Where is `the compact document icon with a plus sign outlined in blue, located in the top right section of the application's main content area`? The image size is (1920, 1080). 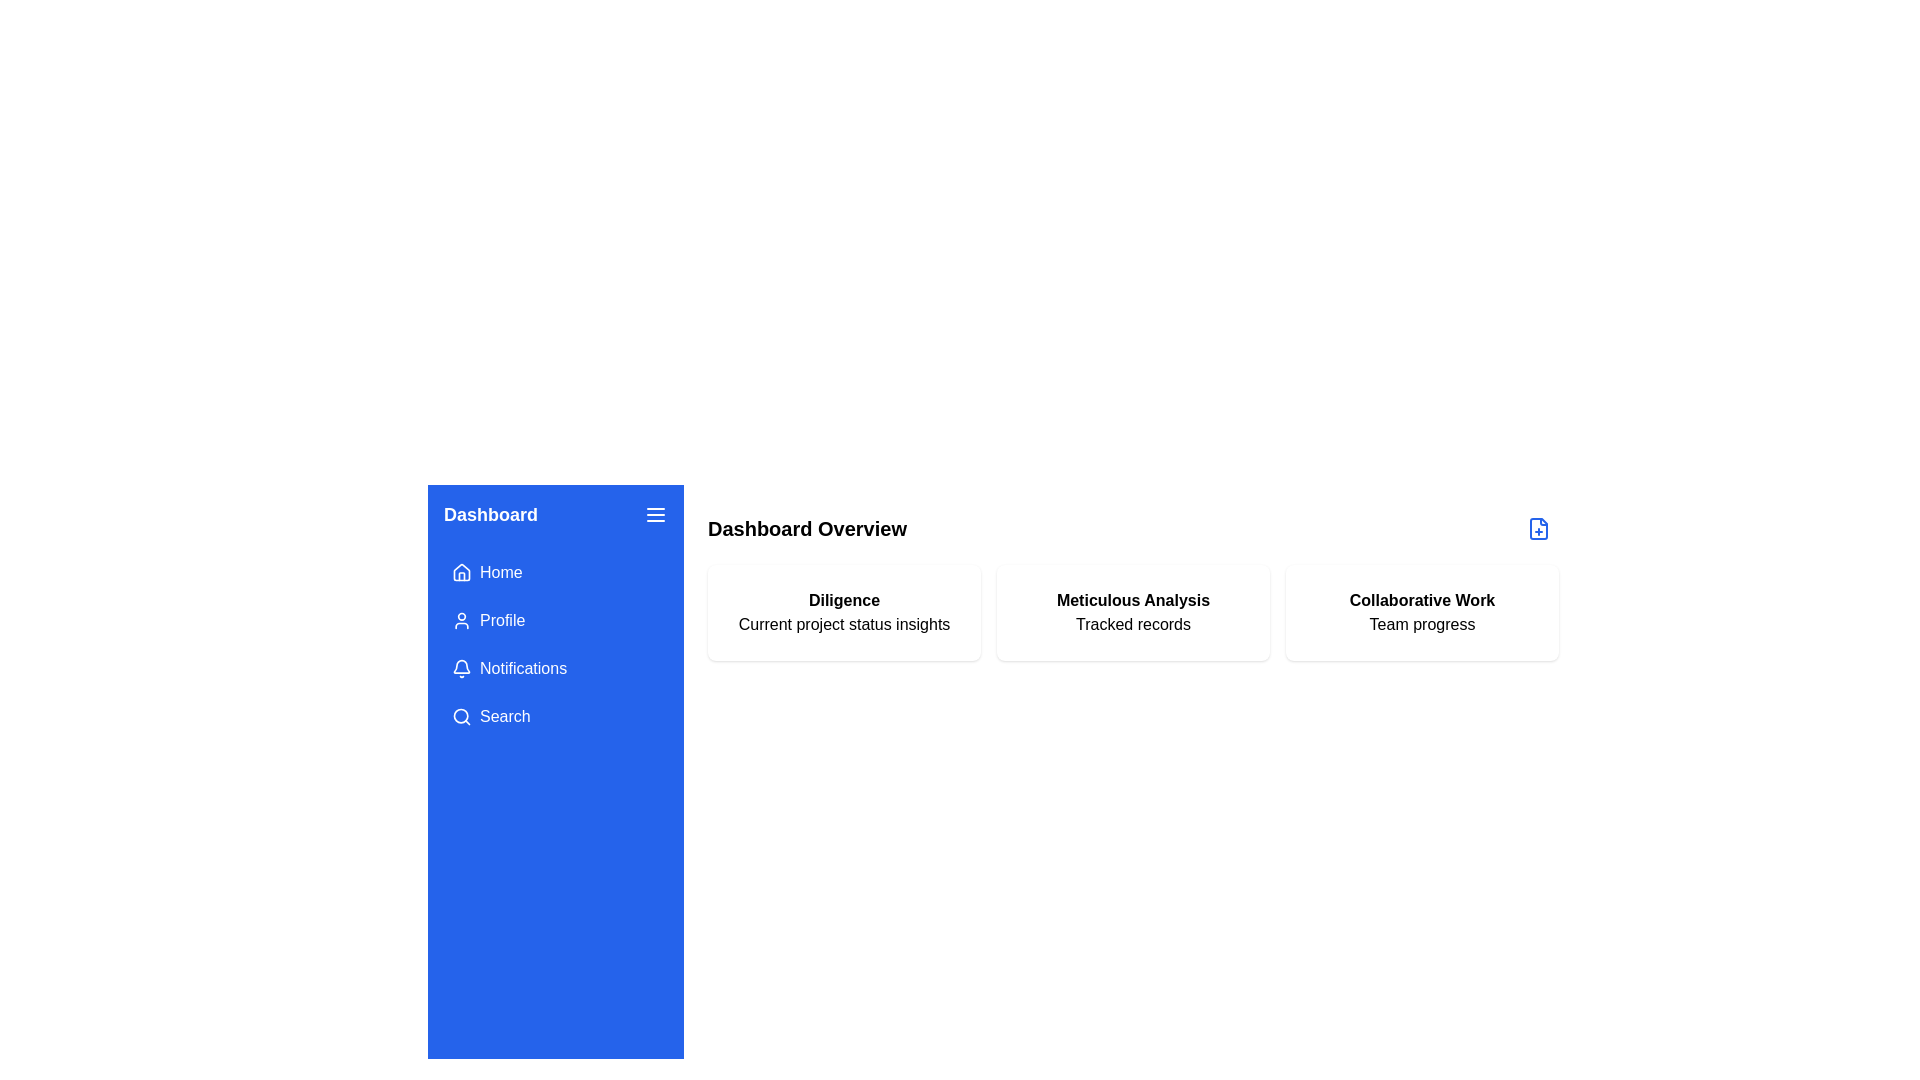 the compact document icon with a plus sign outlined in blue, located in the top right section of the application's main content area is located at coordinates (1538, 527).